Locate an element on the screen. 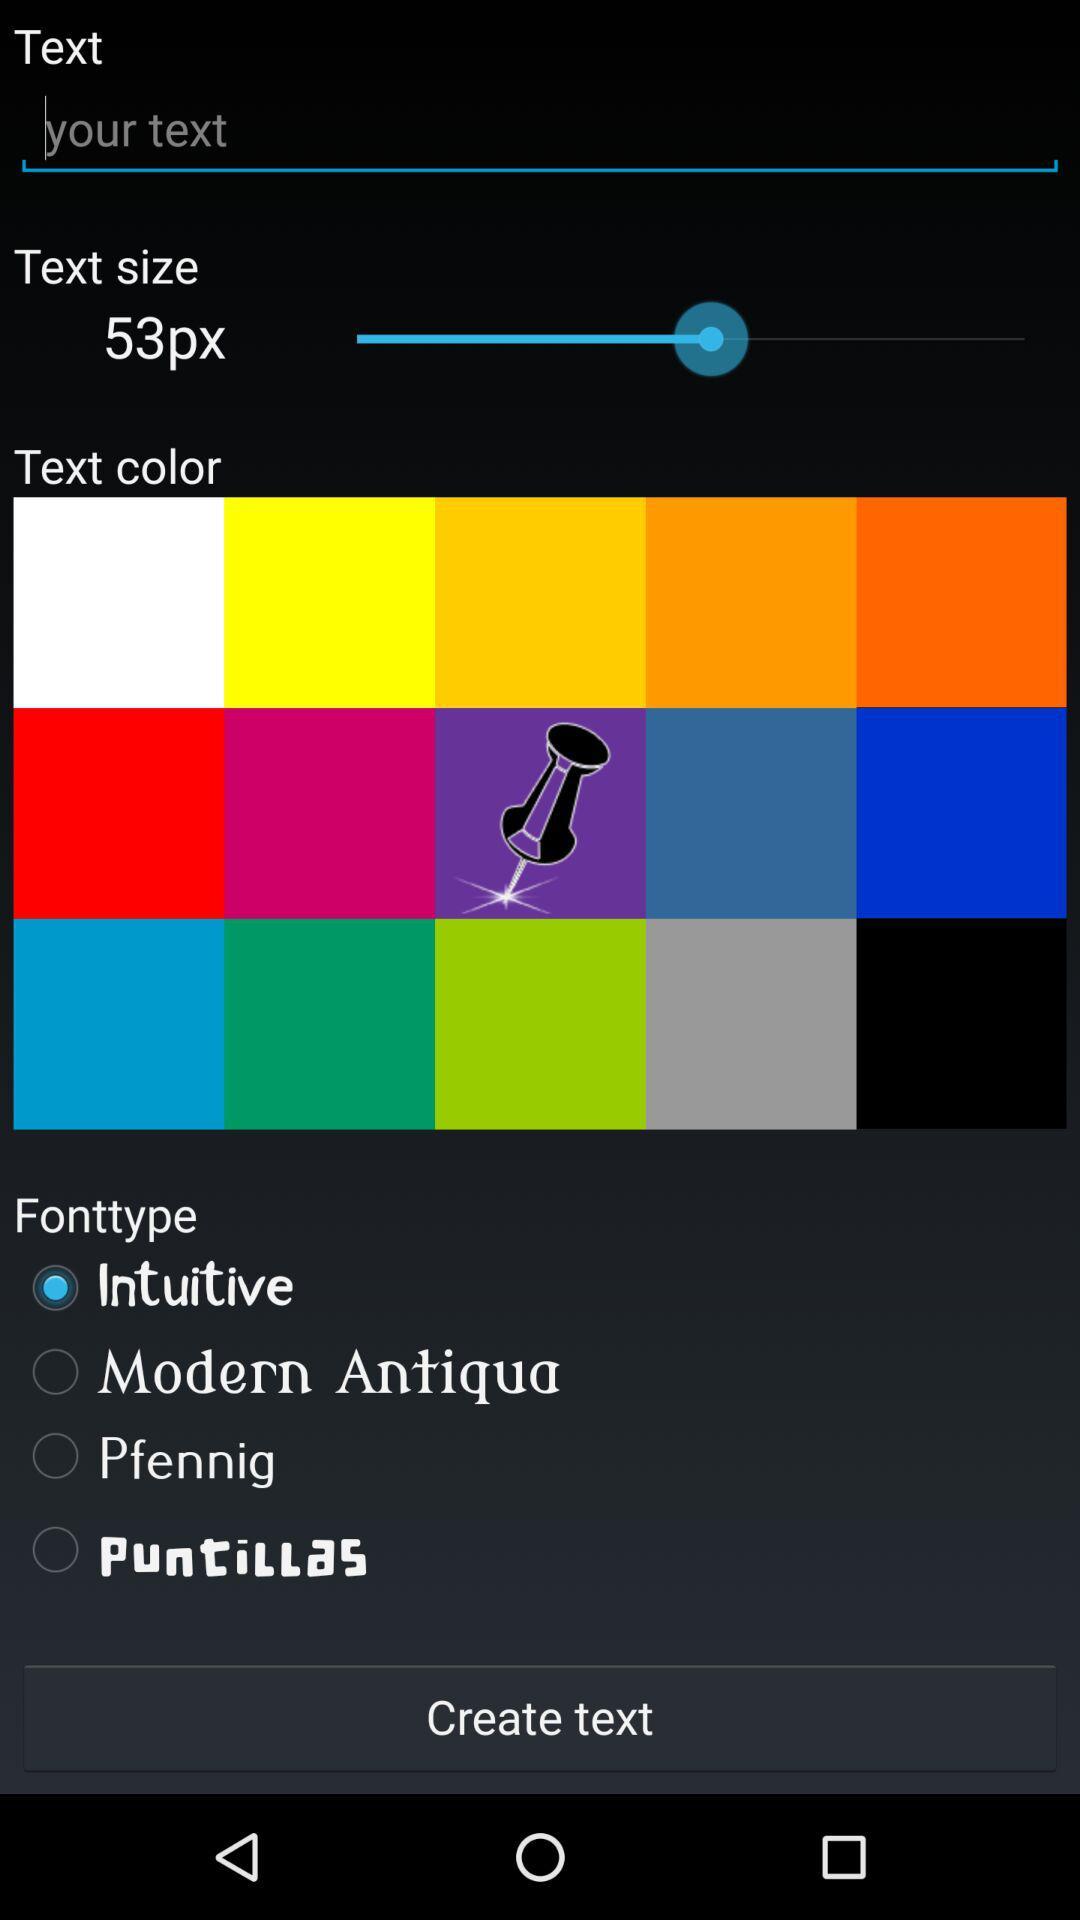  modern antiqua is located at coordinates (540, 1370).